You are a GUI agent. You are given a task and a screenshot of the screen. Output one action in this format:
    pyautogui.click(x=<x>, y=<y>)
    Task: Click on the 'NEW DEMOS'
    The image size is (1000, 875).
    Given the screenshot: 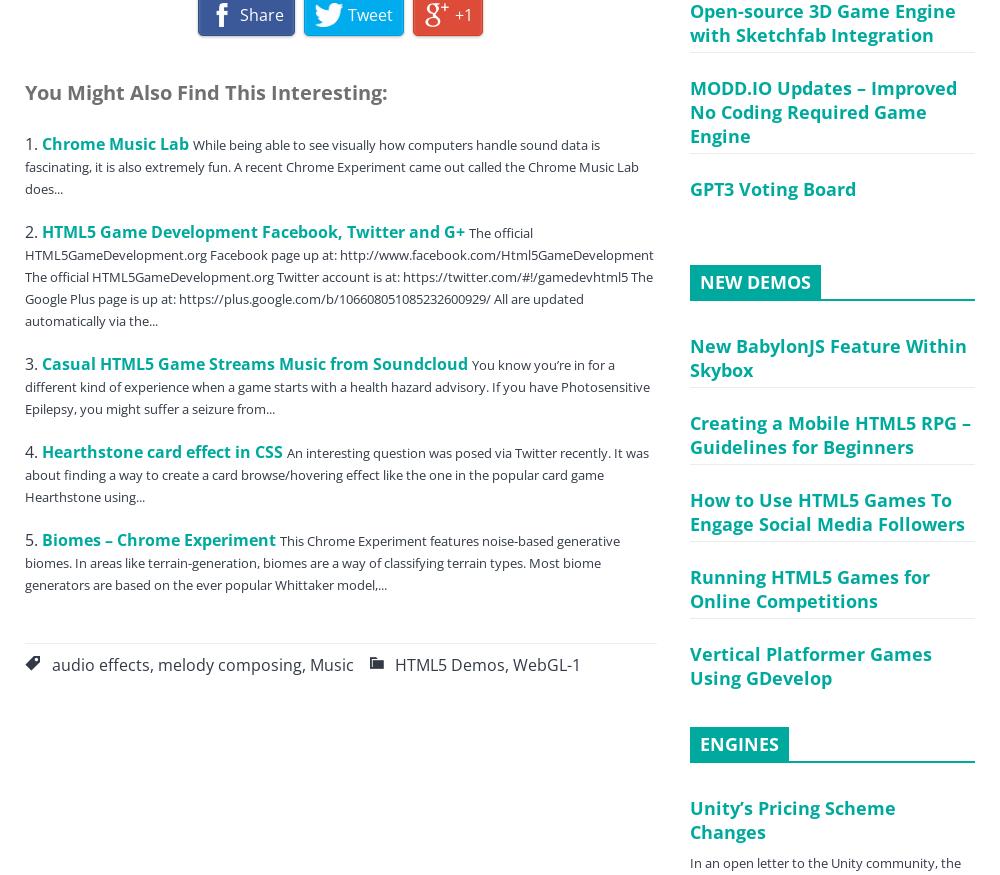 What is the action you would take?
    pyautogui.click(x=755, y=281)
    